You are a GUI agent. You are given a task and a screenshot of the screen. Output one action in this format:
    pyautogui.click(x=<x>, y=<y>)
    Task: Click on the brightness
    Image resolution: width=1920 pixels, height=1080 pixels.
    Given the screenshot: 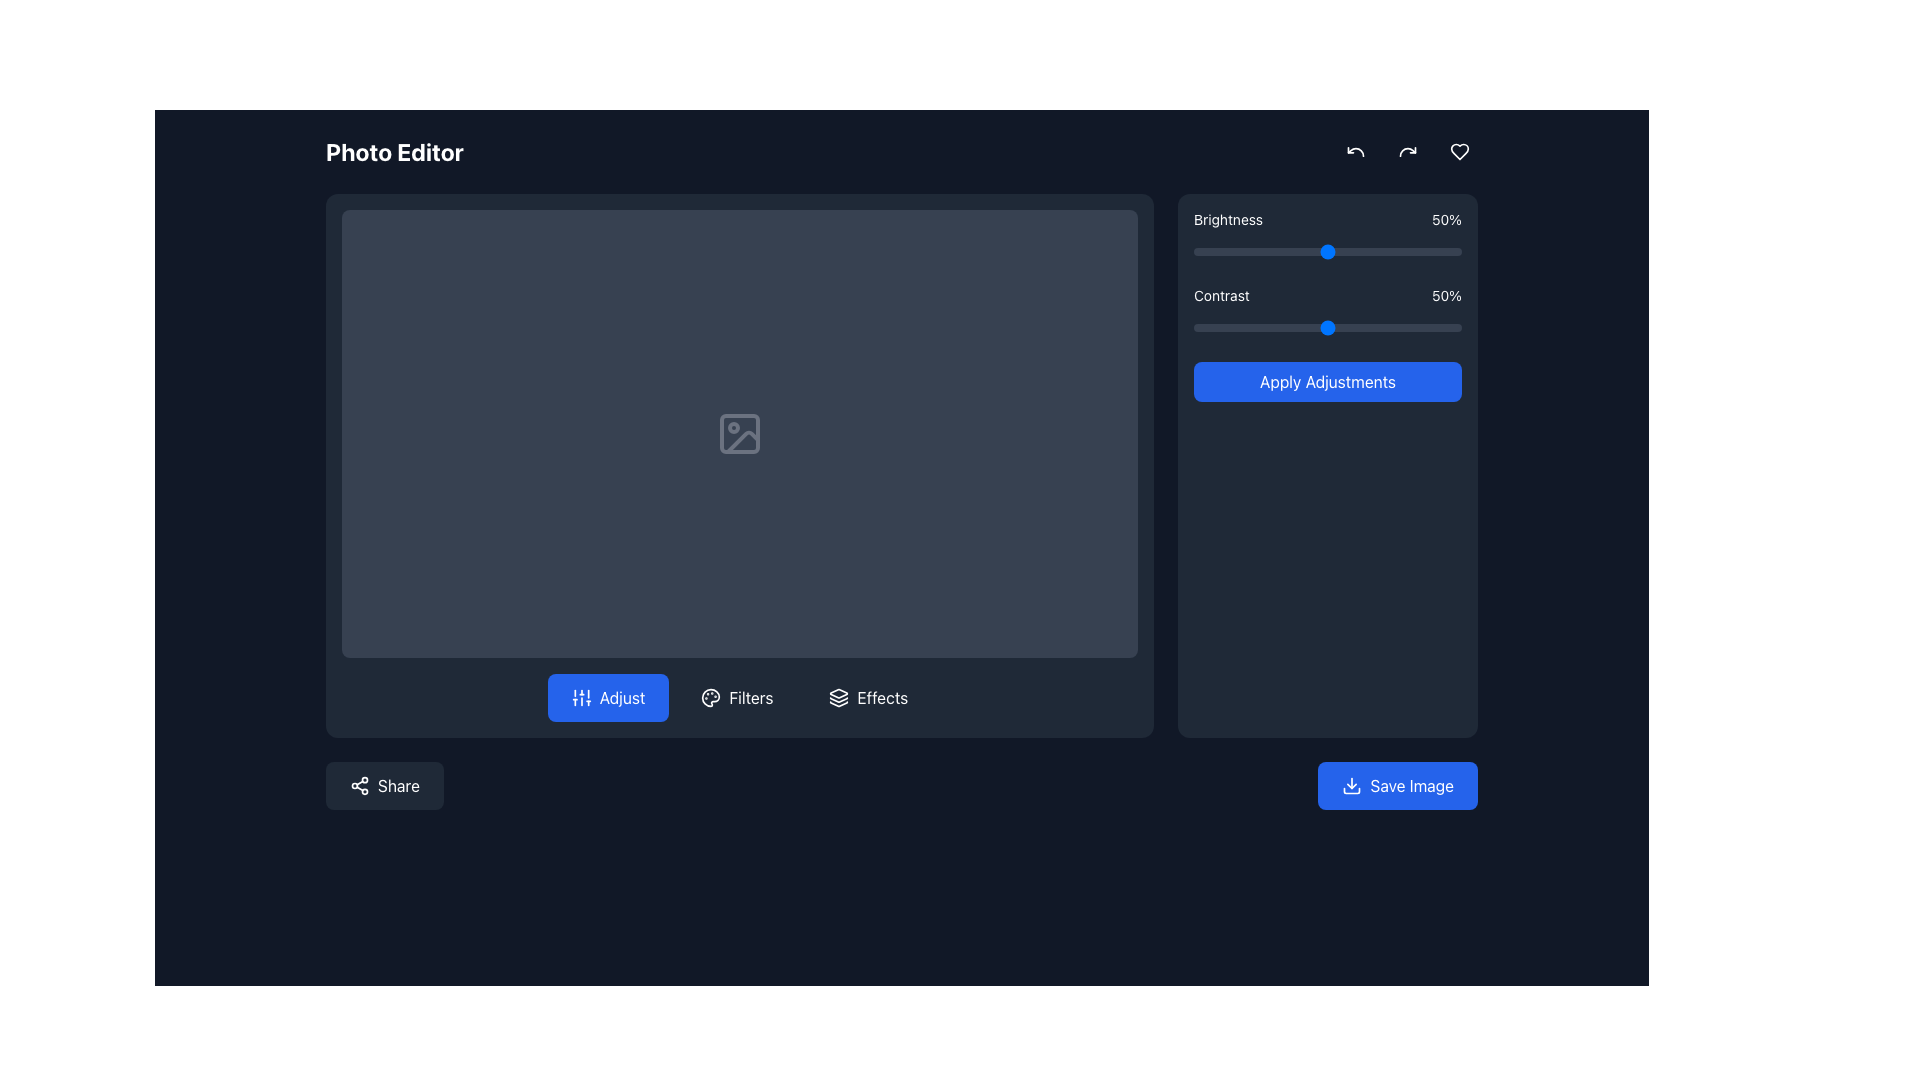 What is the action you would take?
    pyautogui.click(x=1415, y=250)
    